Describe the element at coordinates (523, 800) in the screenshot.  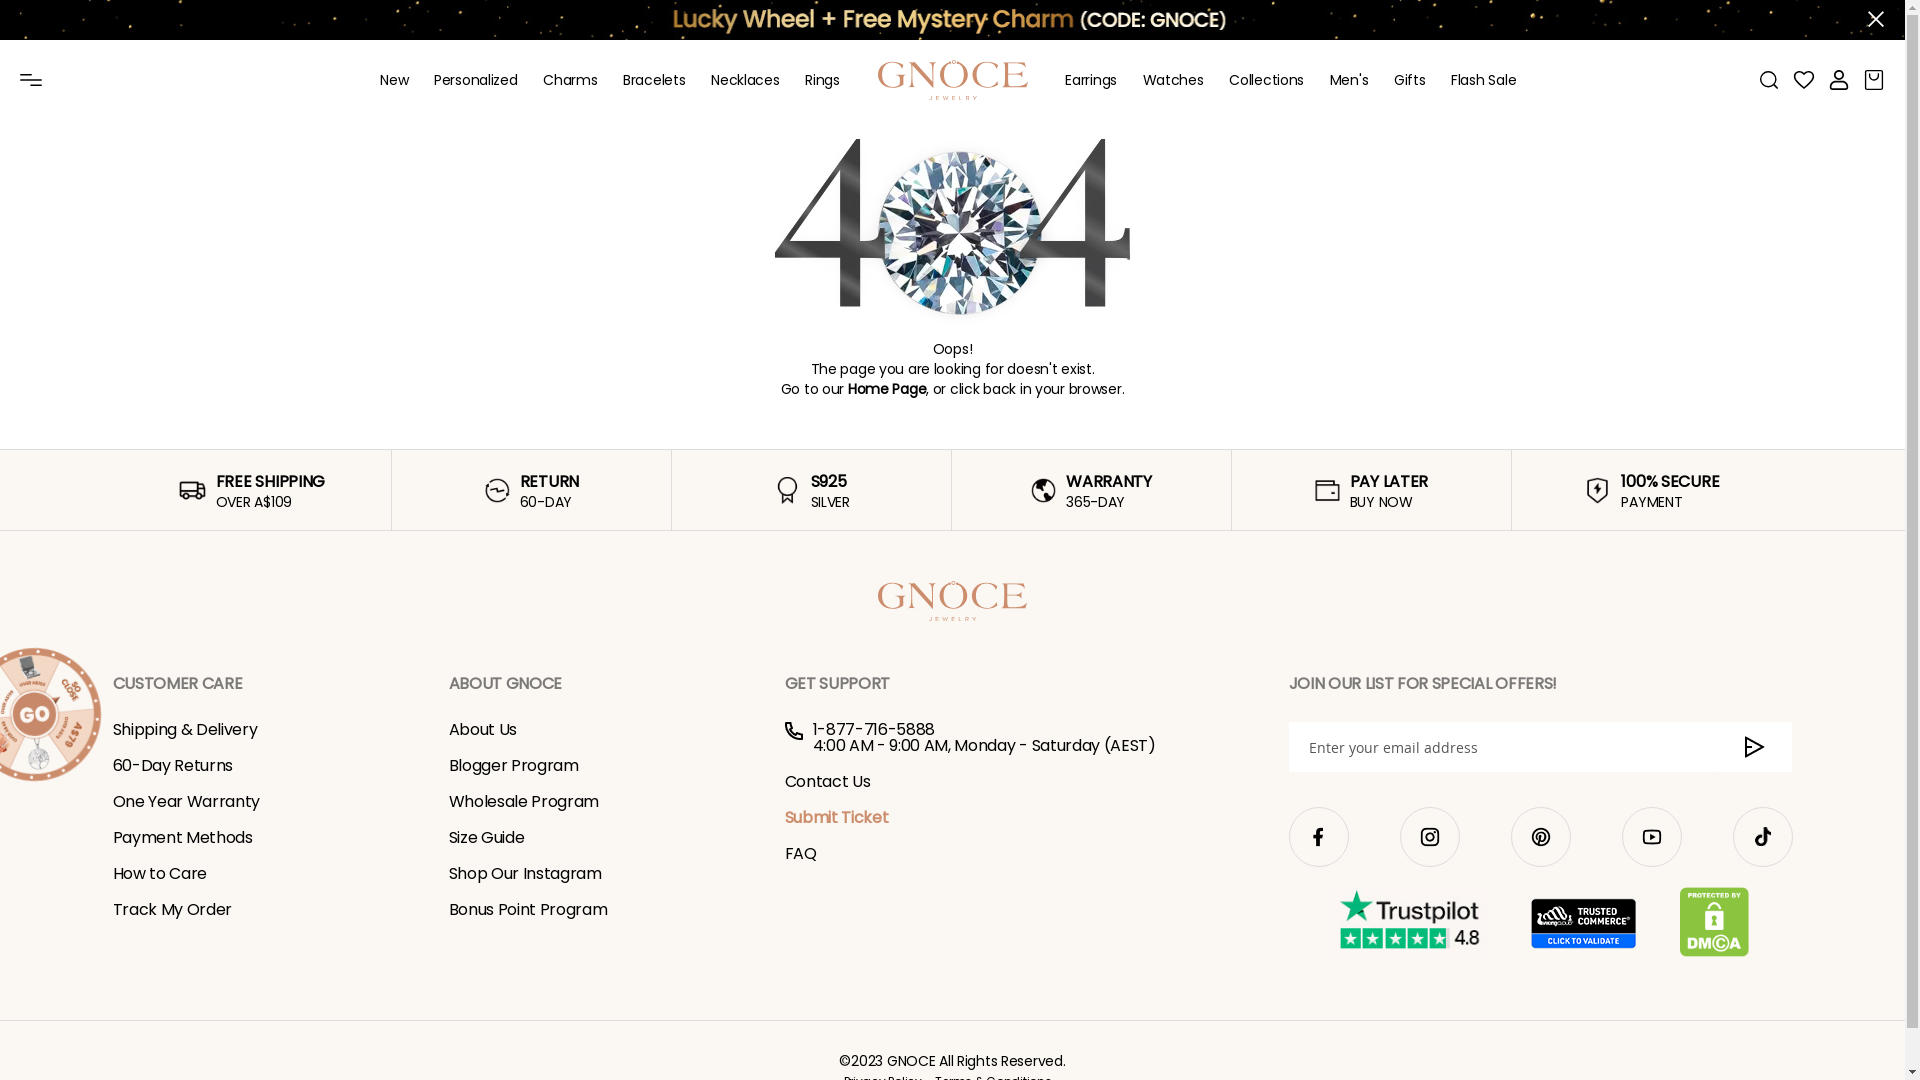
I see `'Wholesale Program'` at that location.